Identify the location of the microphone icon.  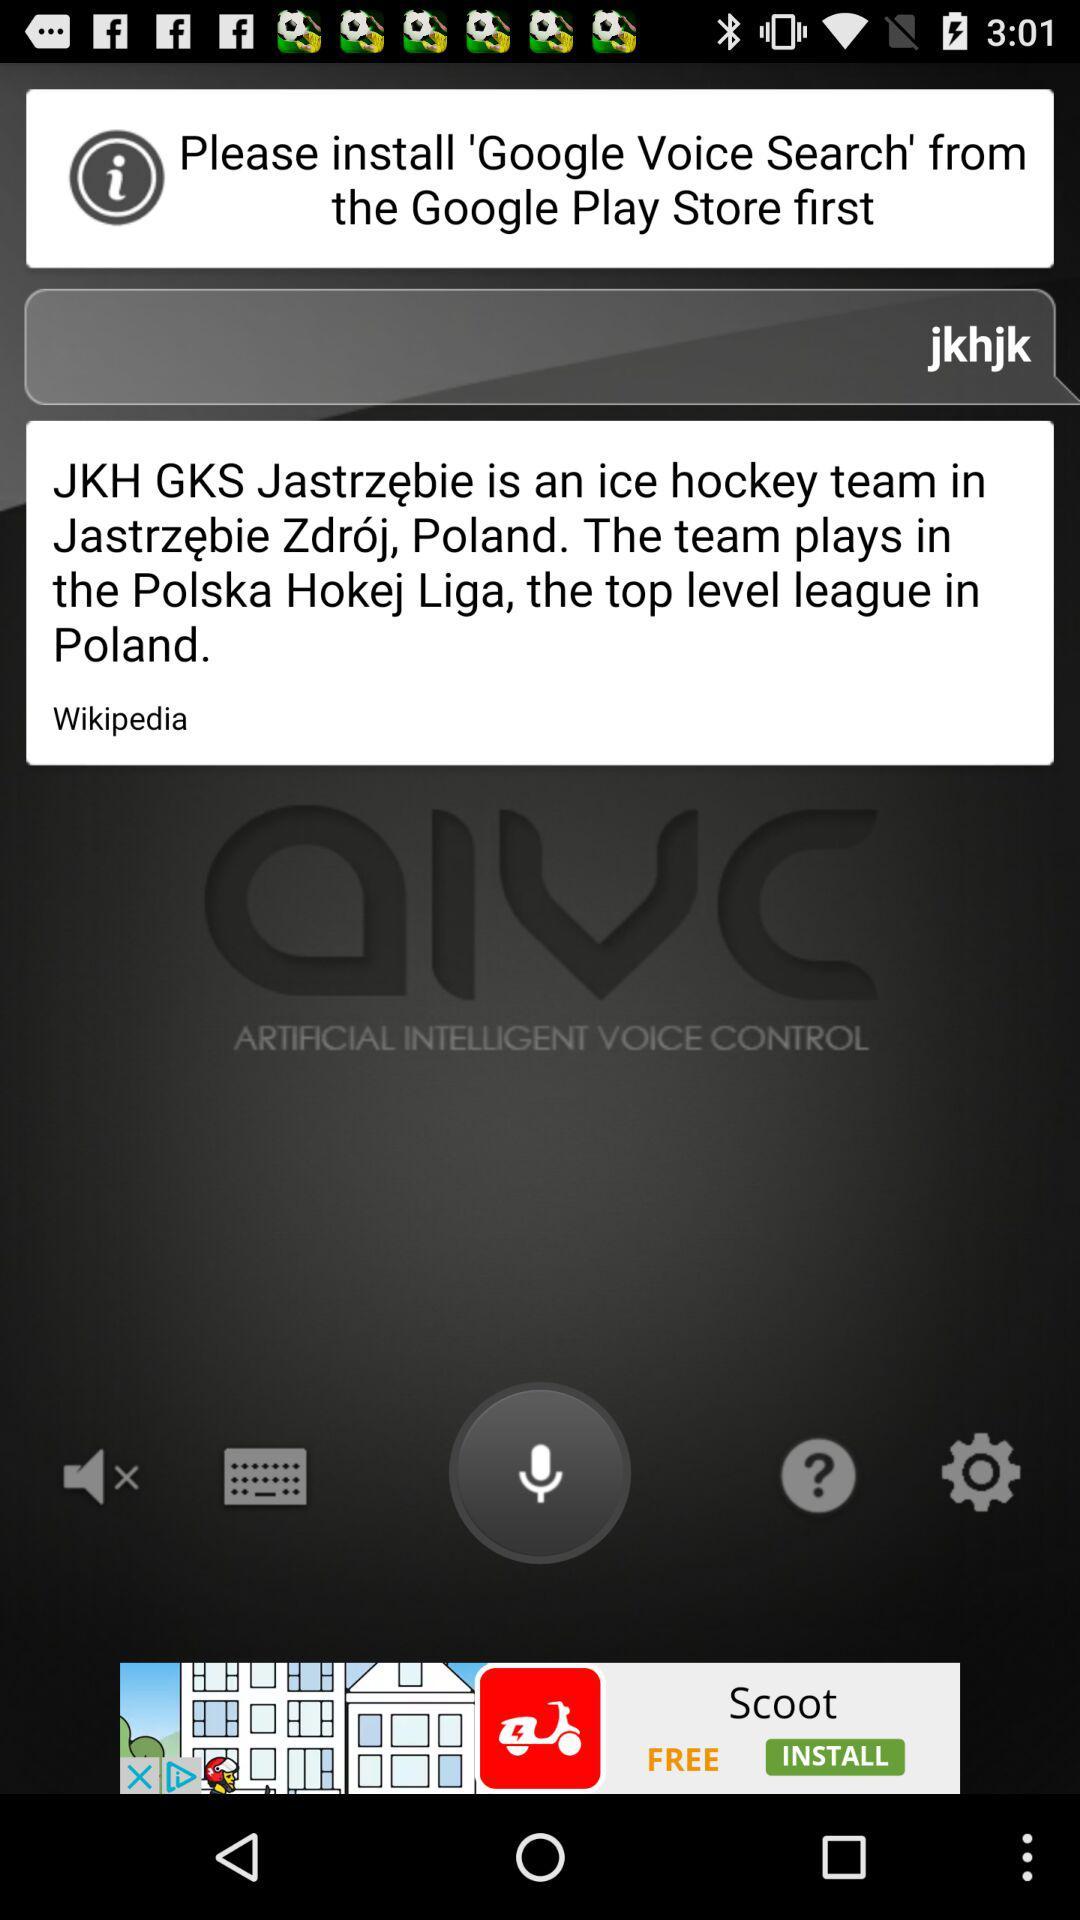
(540, 1575).